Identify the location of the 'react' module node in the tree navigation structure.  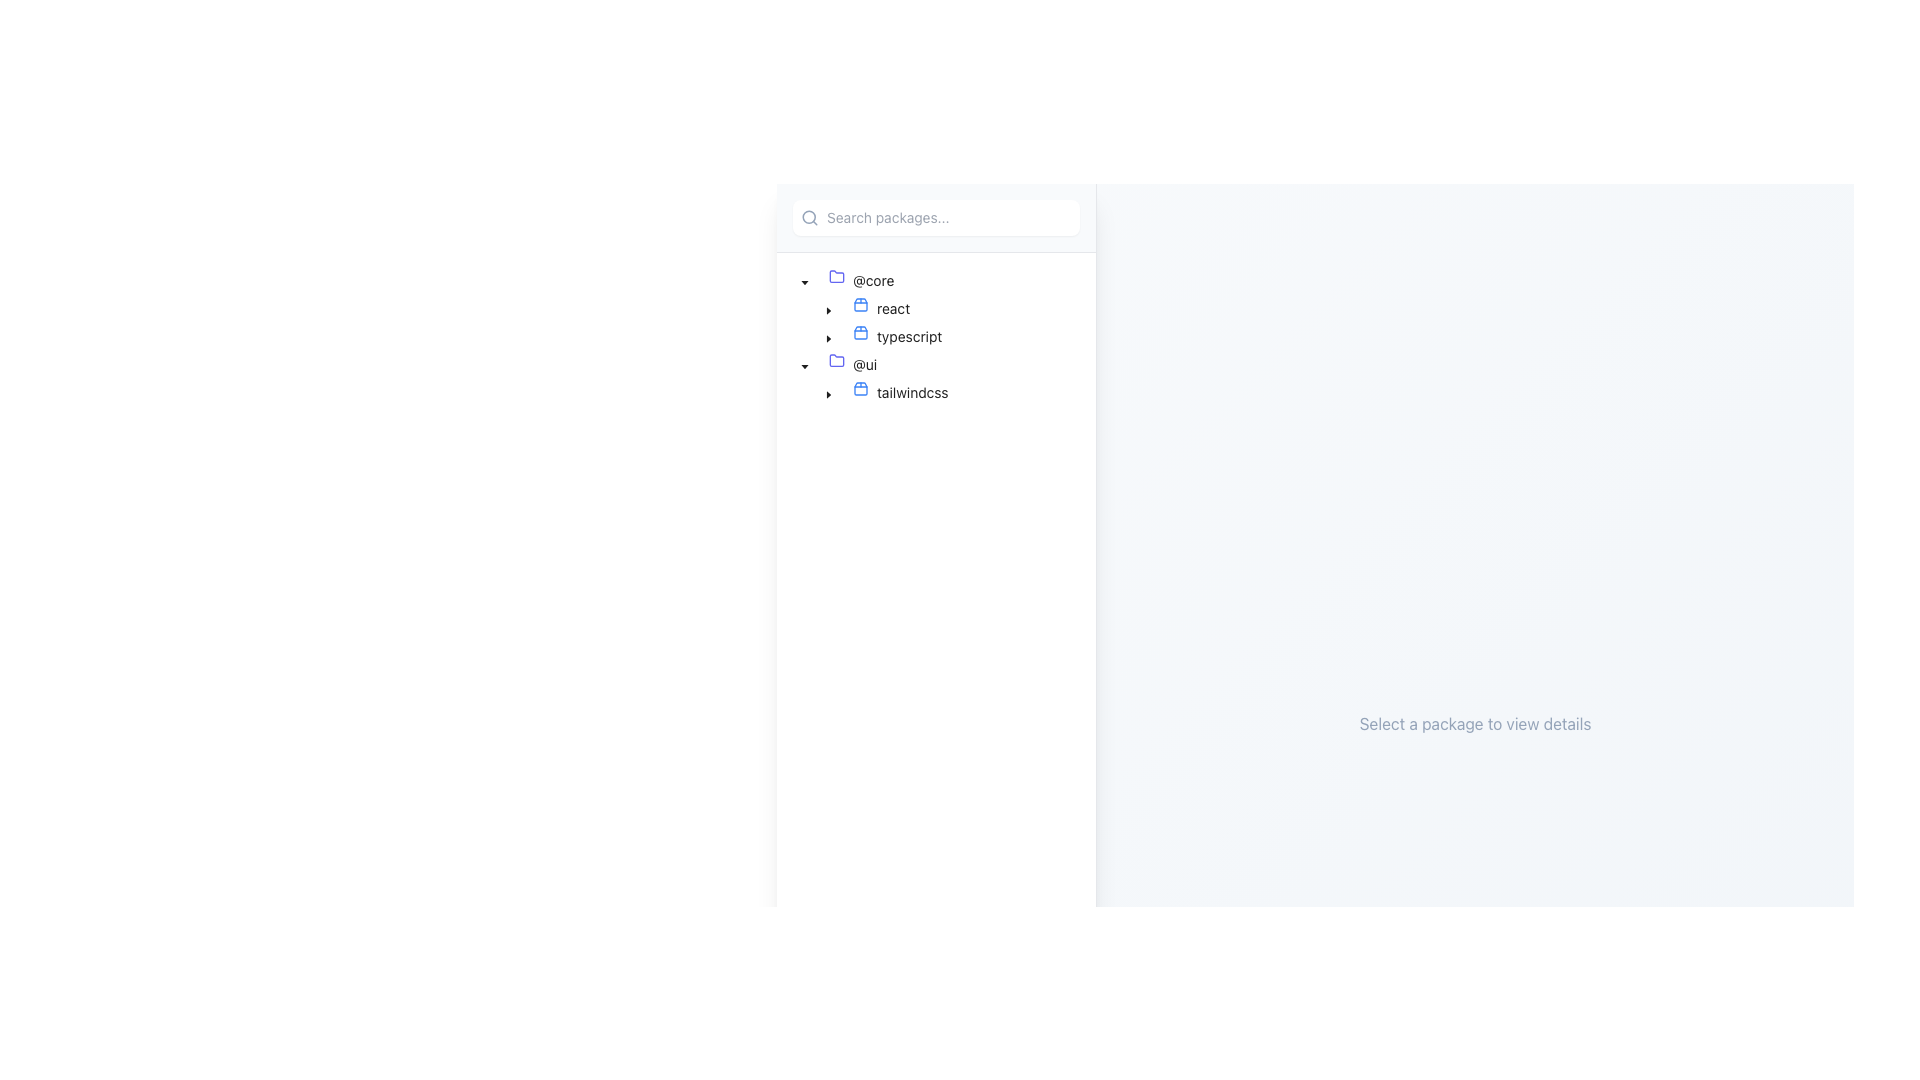
(880, 308).